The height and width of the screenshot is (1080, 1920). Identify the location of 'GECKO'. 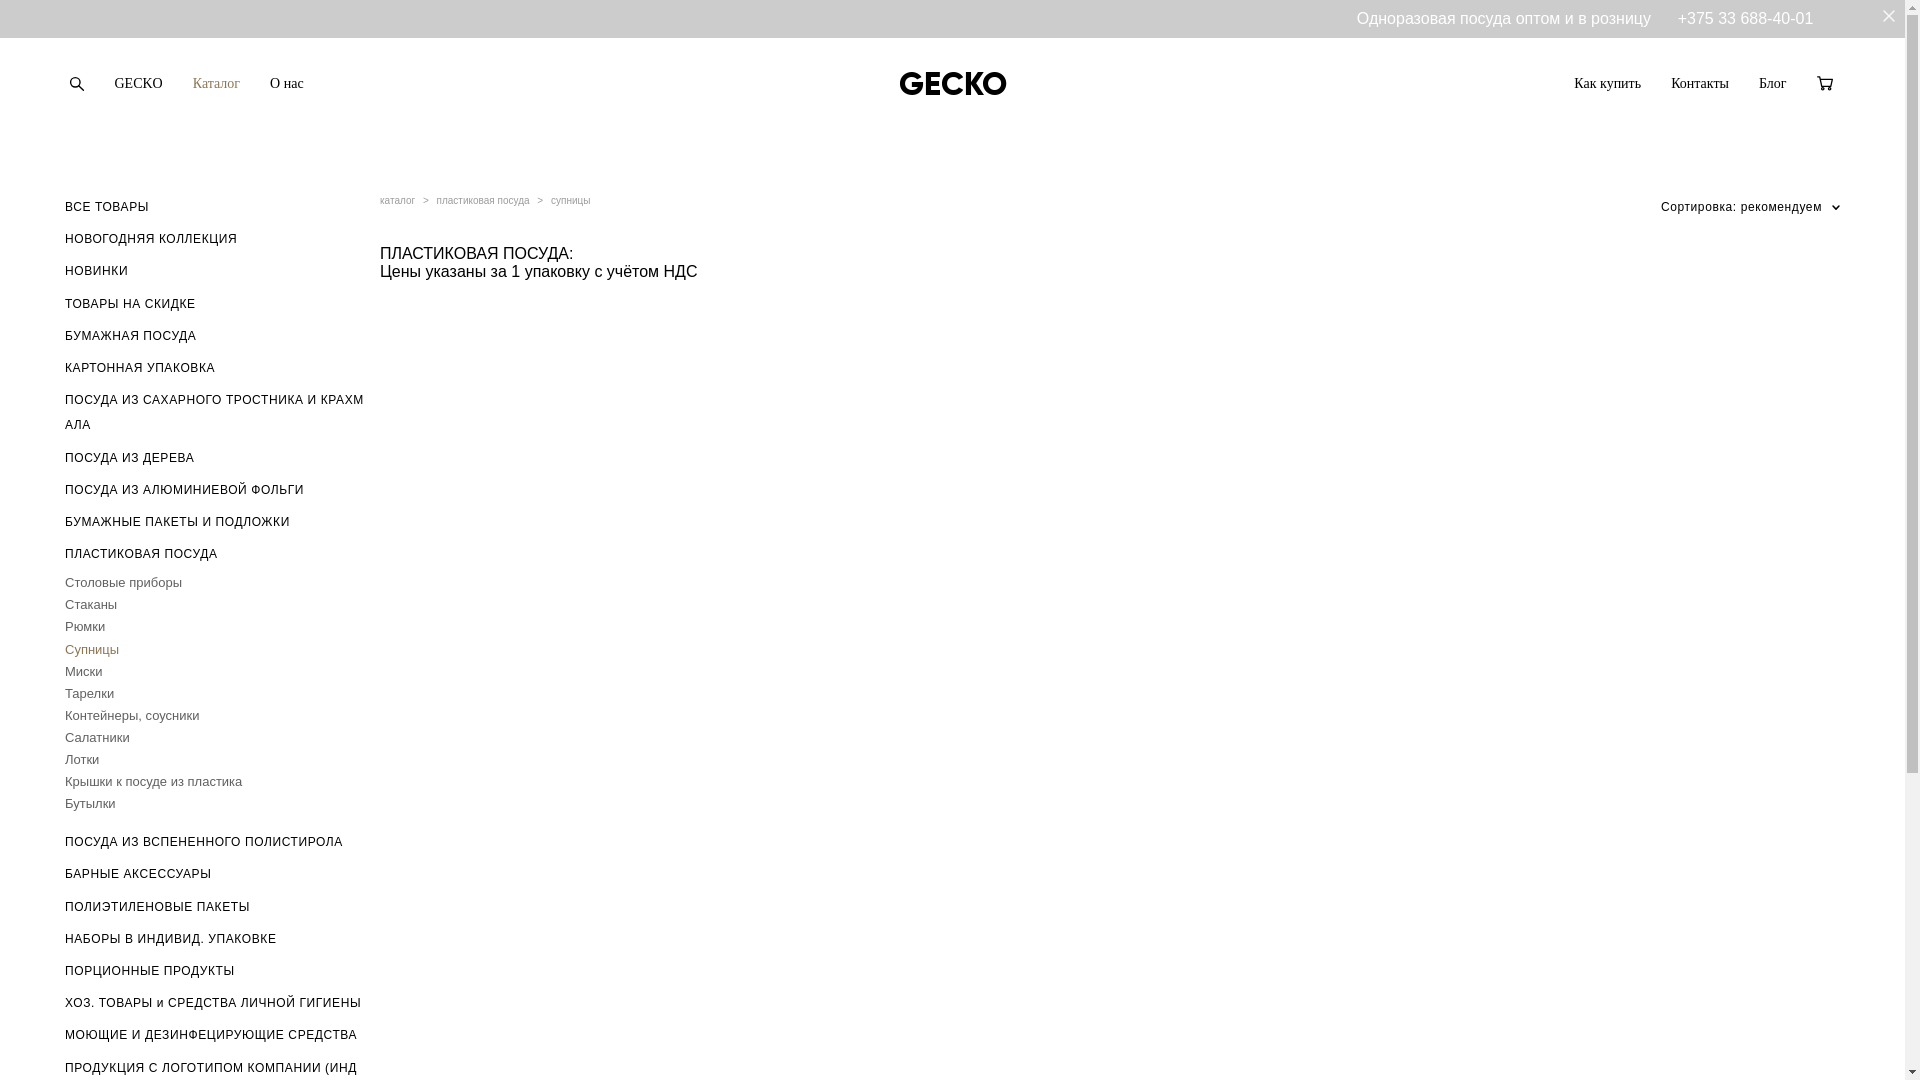
(950, 83).